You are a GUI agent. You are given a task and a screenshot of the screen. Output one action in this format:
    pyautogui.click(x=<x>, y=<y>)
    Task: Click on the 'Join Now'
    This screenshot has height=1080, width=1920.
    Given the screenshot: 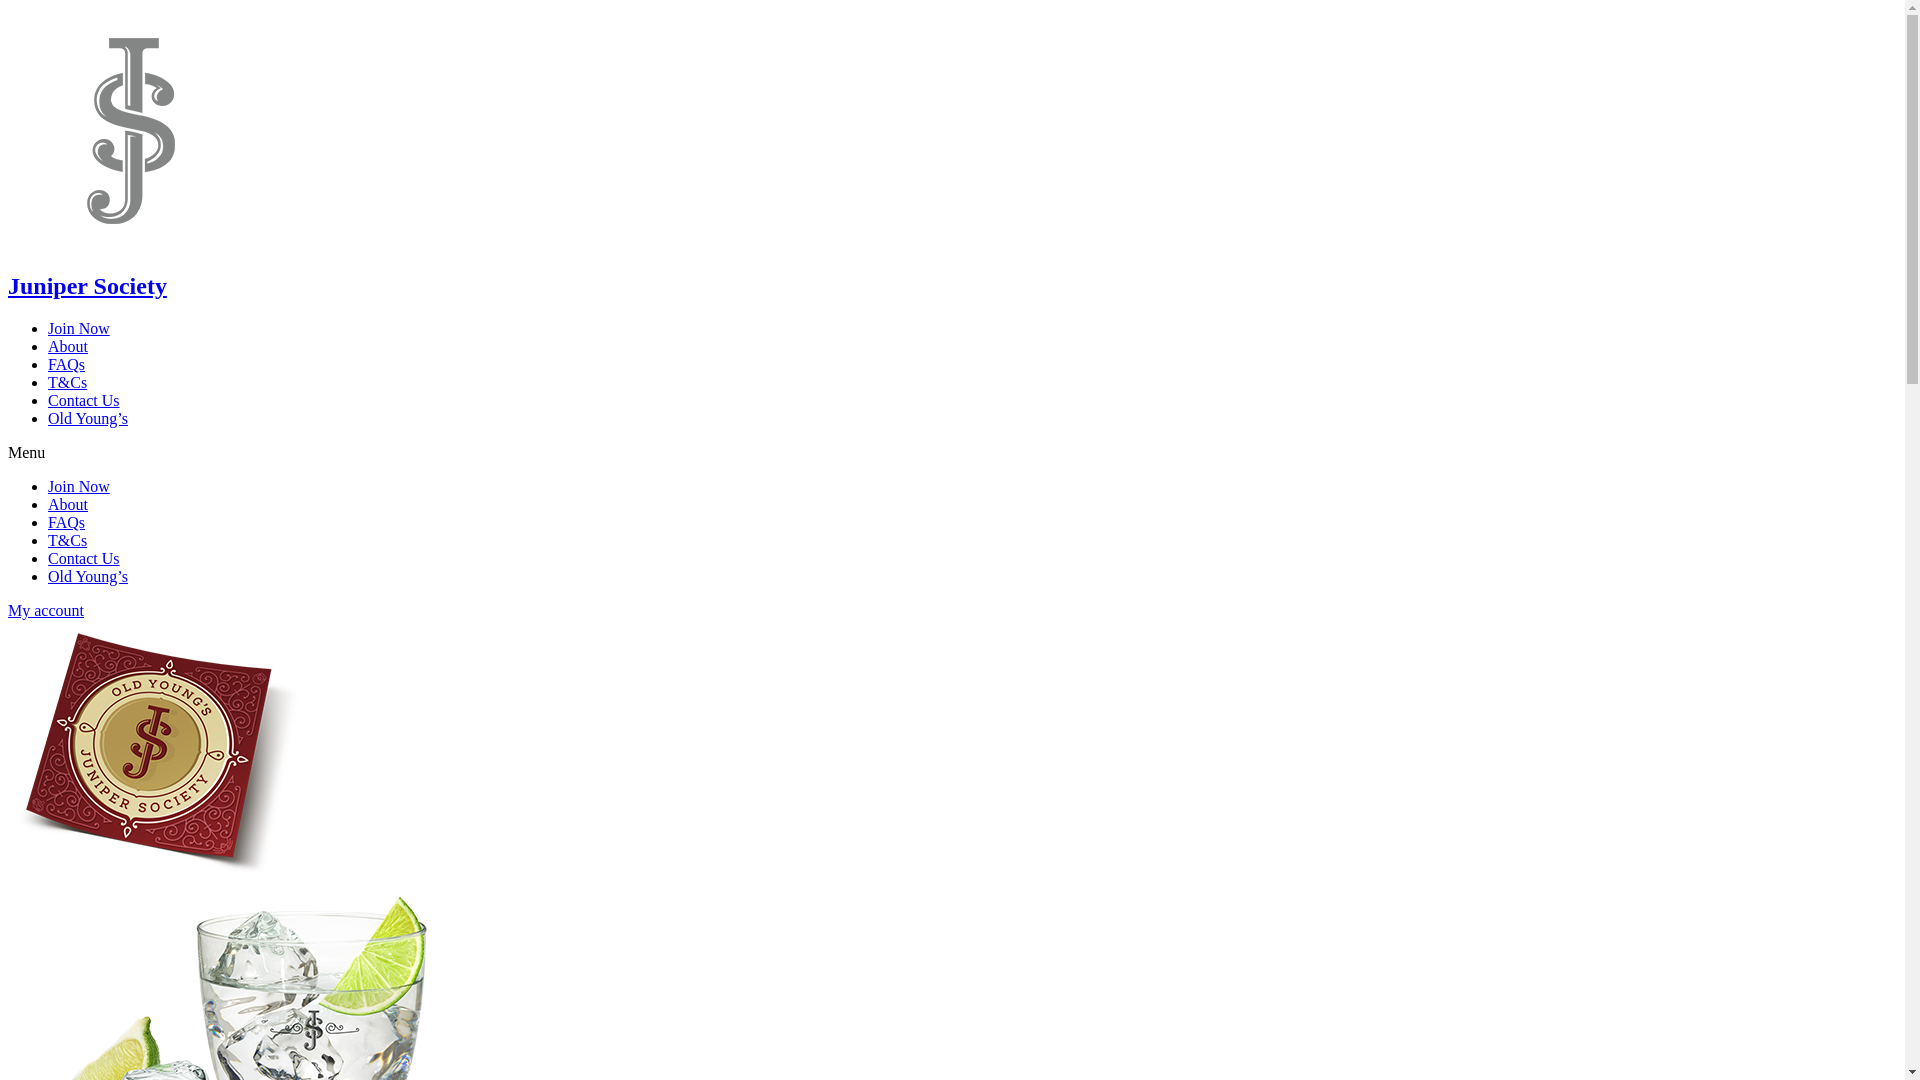 What is the action you would take?
    pyautogui.click(x=78, y=327)
    